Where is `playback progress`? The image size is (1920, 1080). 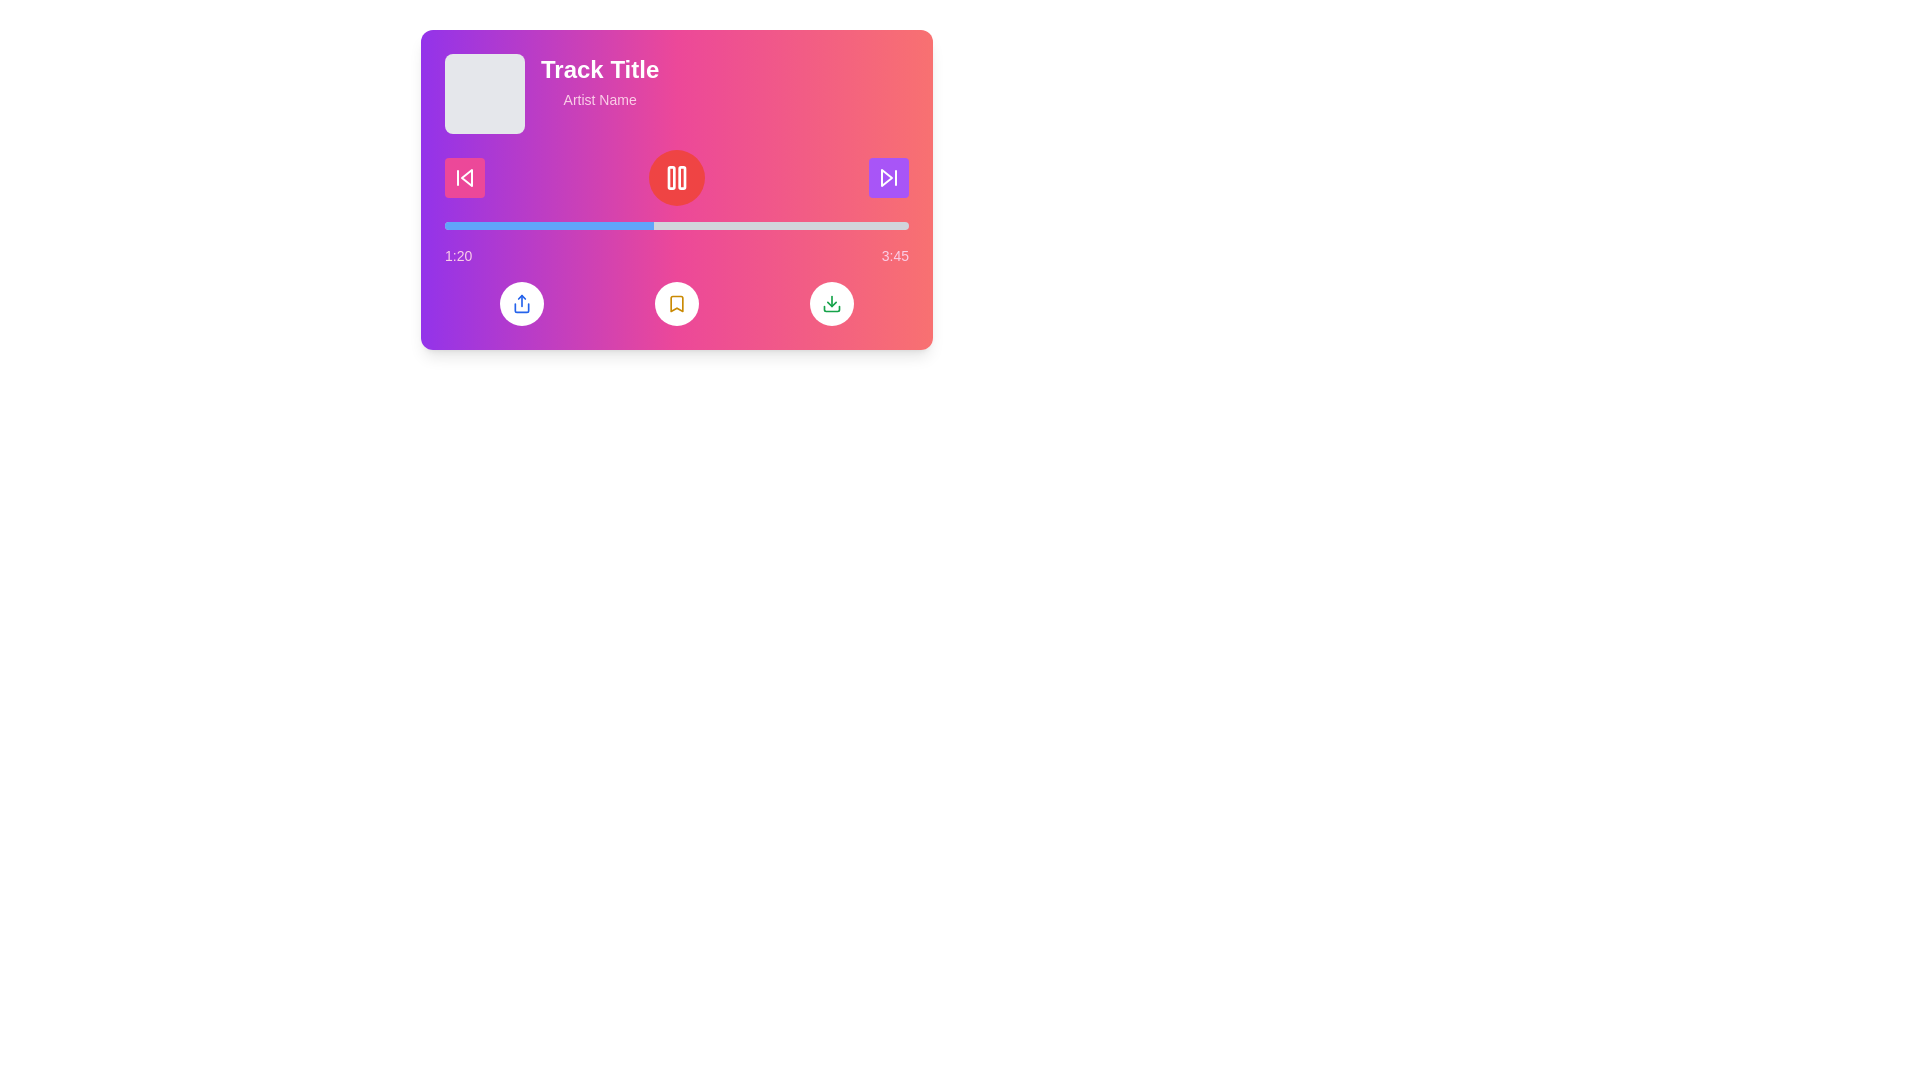 playback progress is located at coordinates (624, 225).